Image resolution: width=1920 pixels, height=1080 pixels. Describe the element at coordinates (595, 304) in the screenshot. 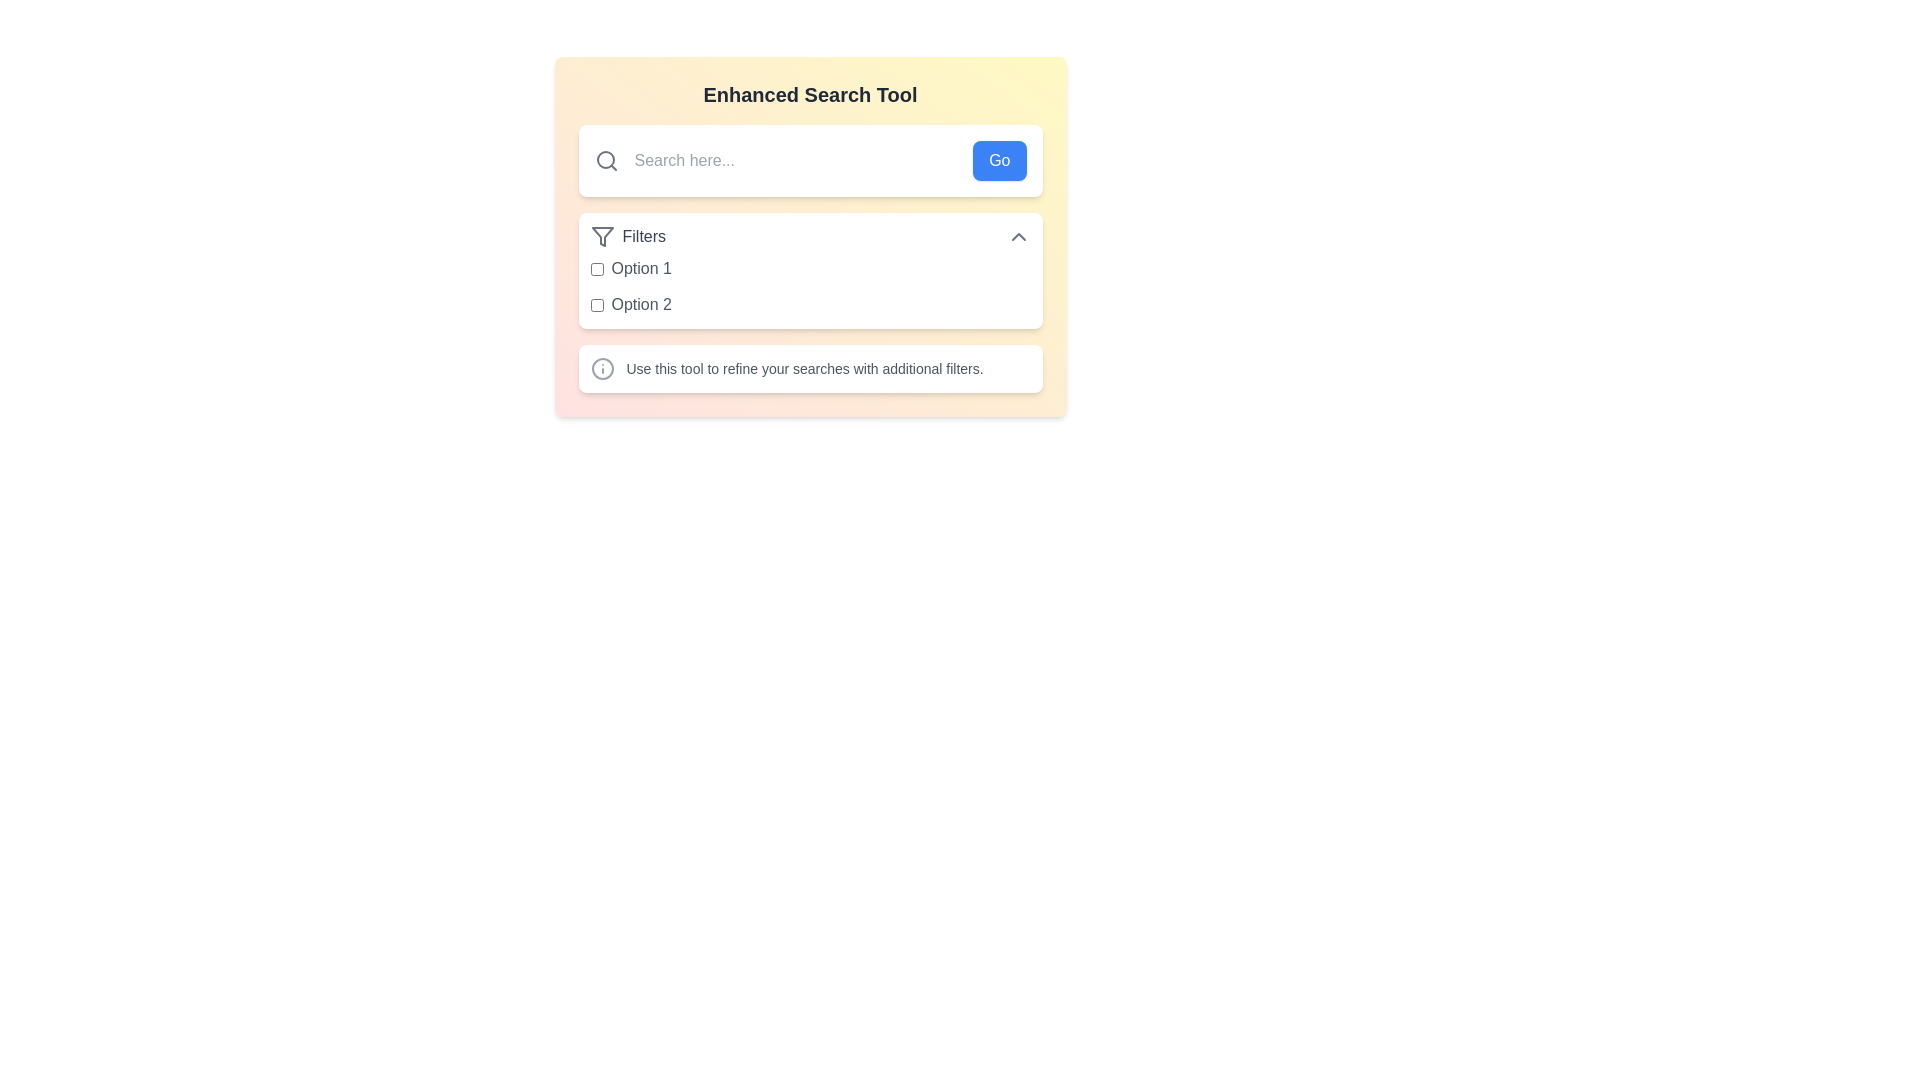

I see `the checkbox for 'Option 2' located below the 'Filters' heading` at that location.